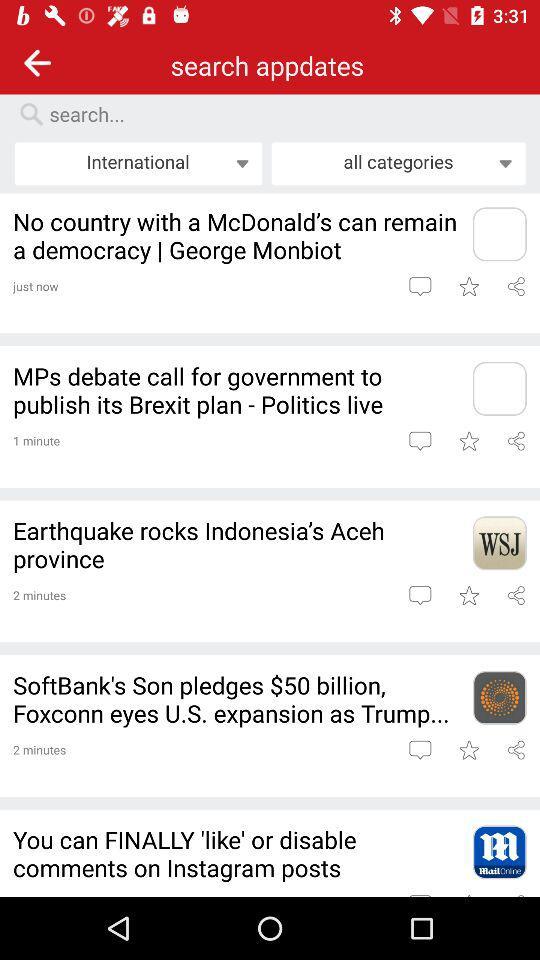 This screenshot has height=960, width=540. Describe the element at coordinates (498, 387) in the screenshot. I see `article logo` at that location.